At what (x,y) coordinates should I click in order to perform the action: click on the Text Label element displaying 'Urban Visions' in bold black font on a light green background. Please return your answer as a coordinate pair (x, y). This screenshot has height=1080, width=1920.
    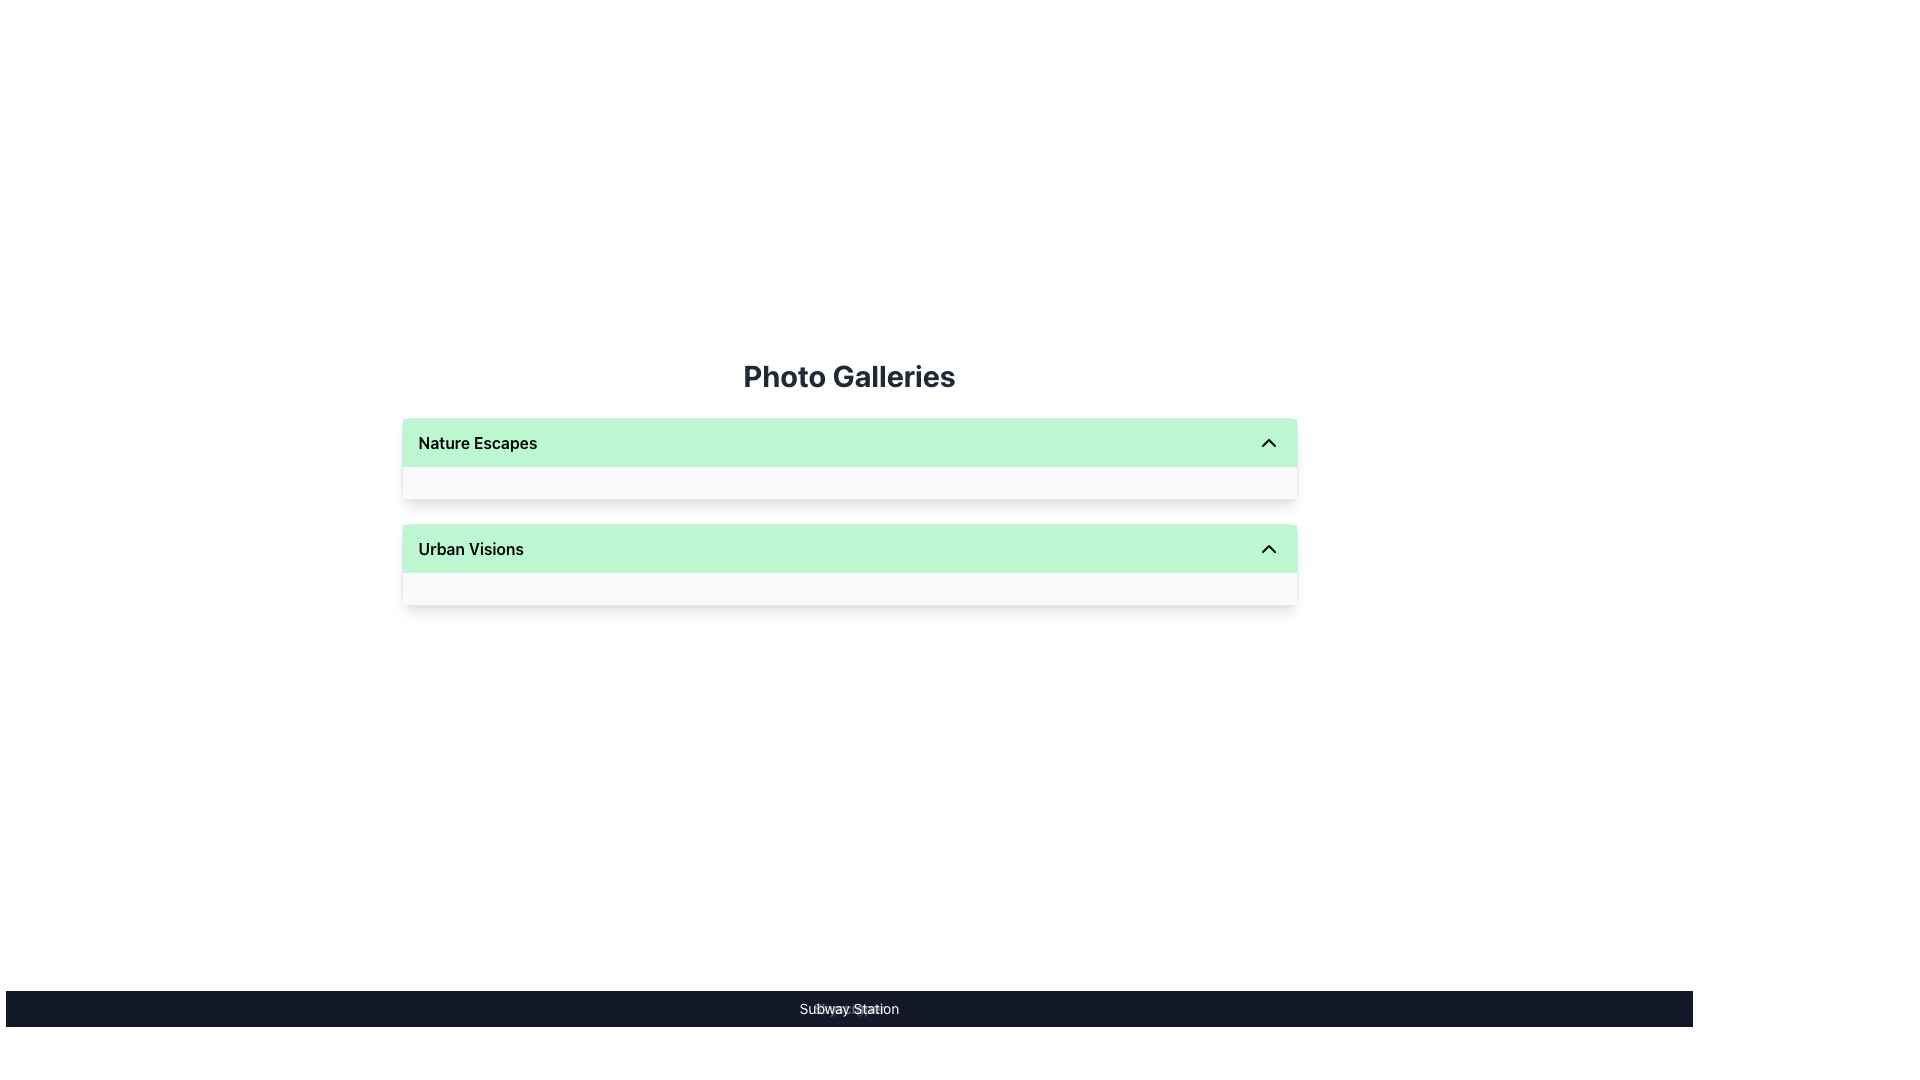
    Looking at the image, I should click on (470, 548).